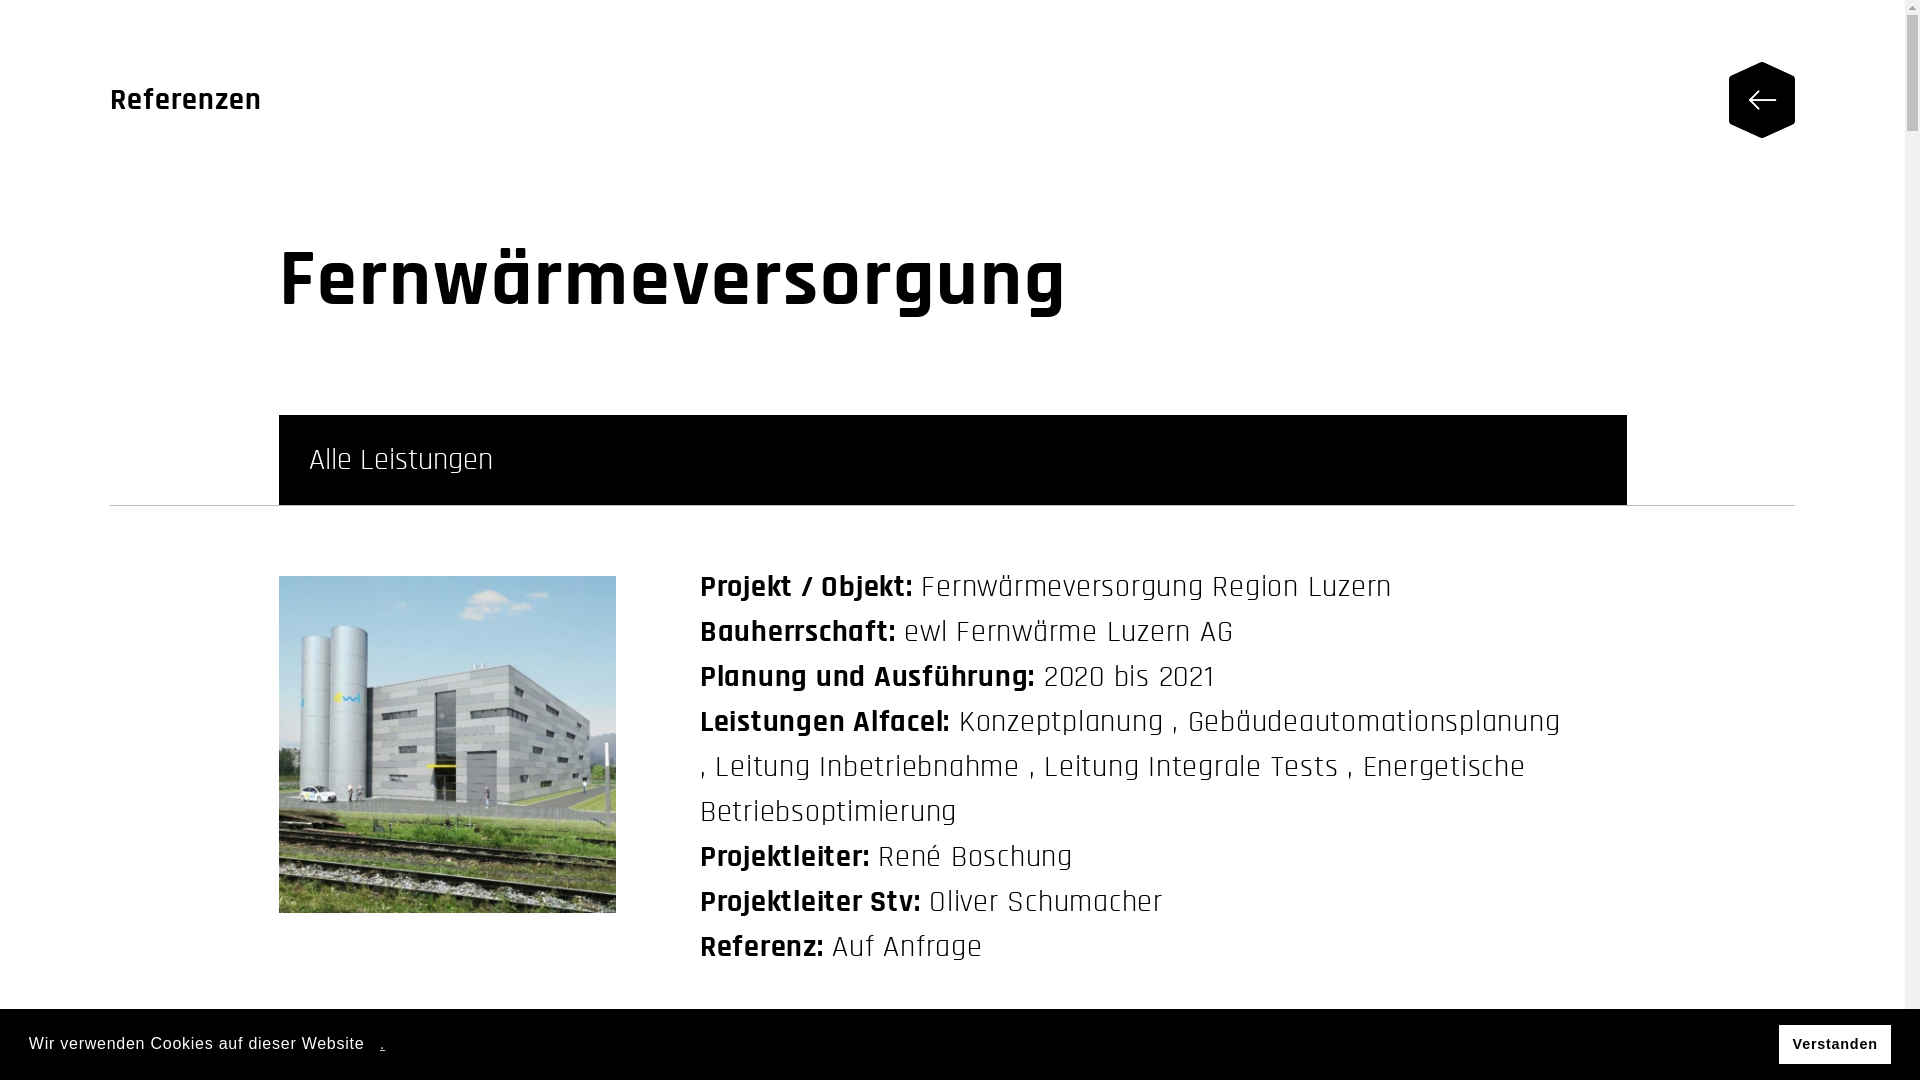 The width and height of the screenshot is (1920, 1080). Describe the element at coordinates (382, 1042) in the screenshot. I see `'.'` at that location.